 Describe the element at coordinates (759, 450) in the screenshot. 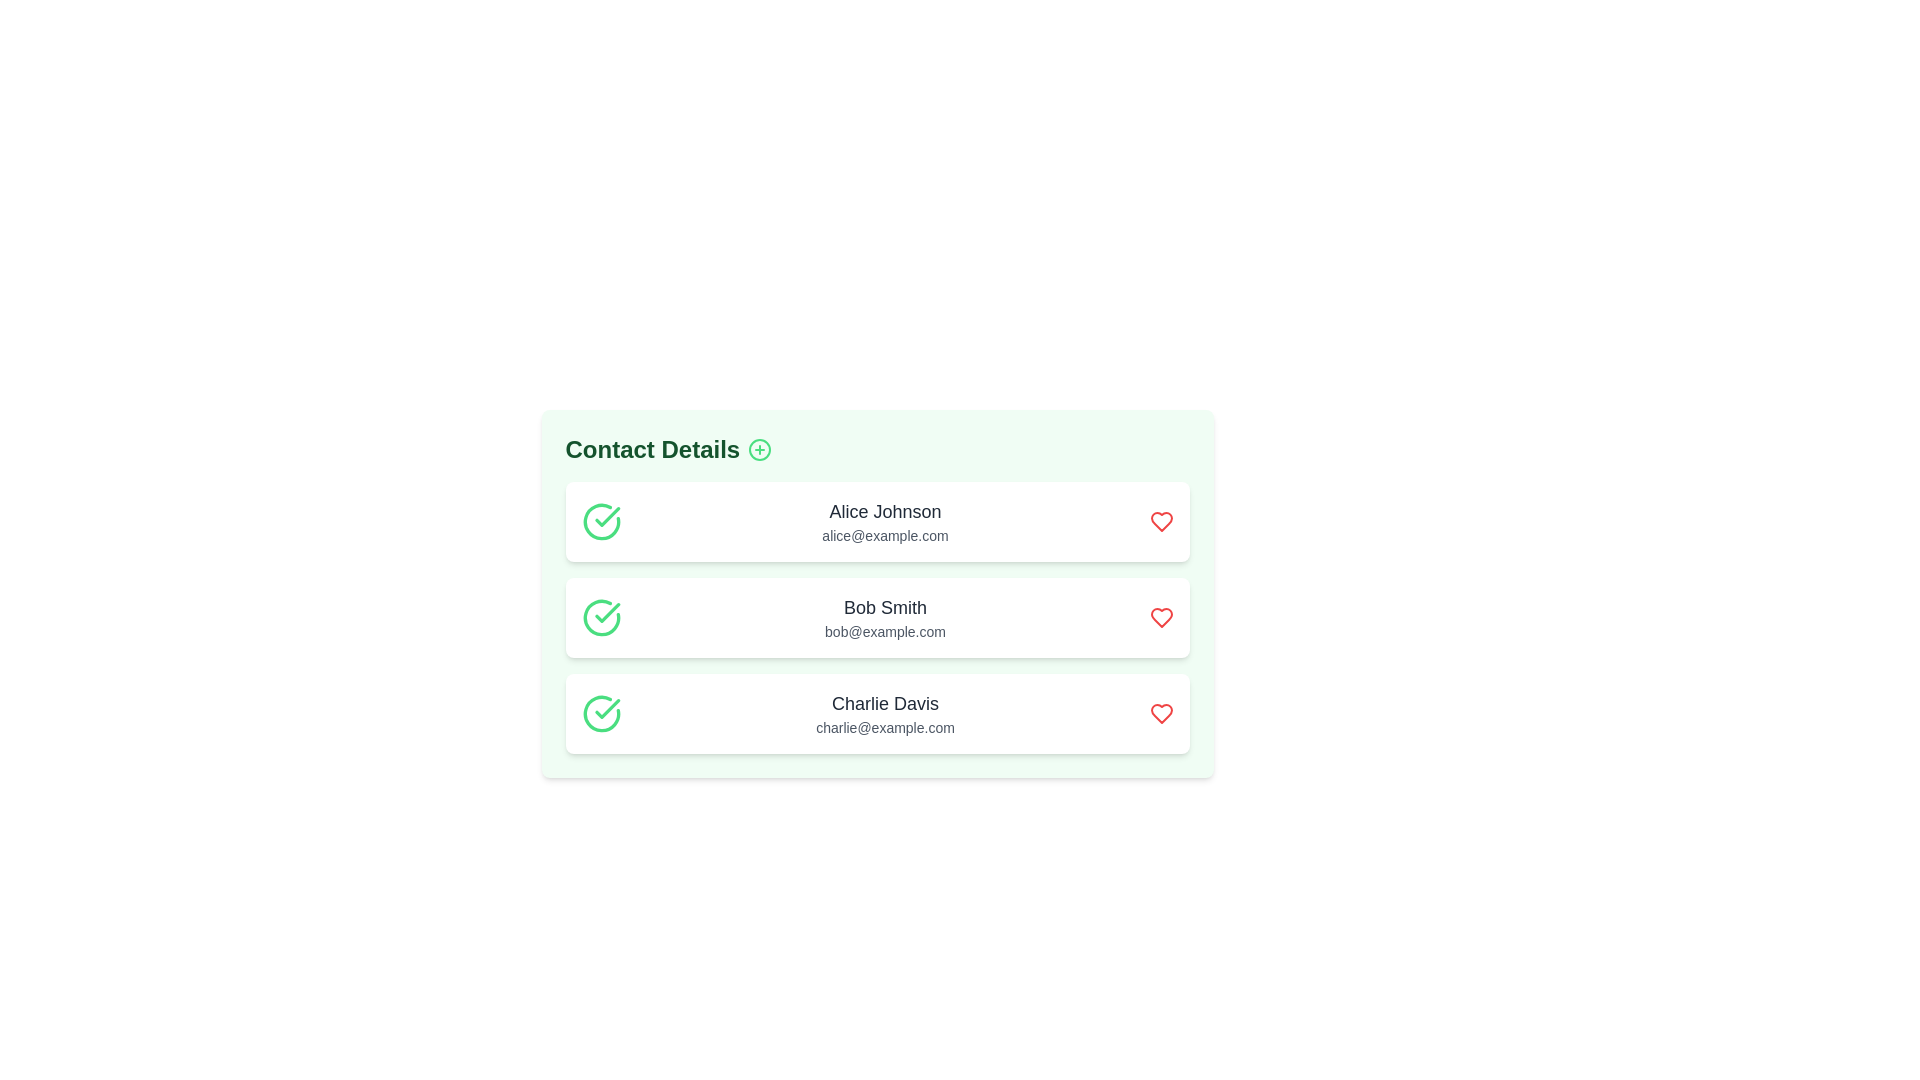

I see `the PlusCircle icon next to the header` at that location.